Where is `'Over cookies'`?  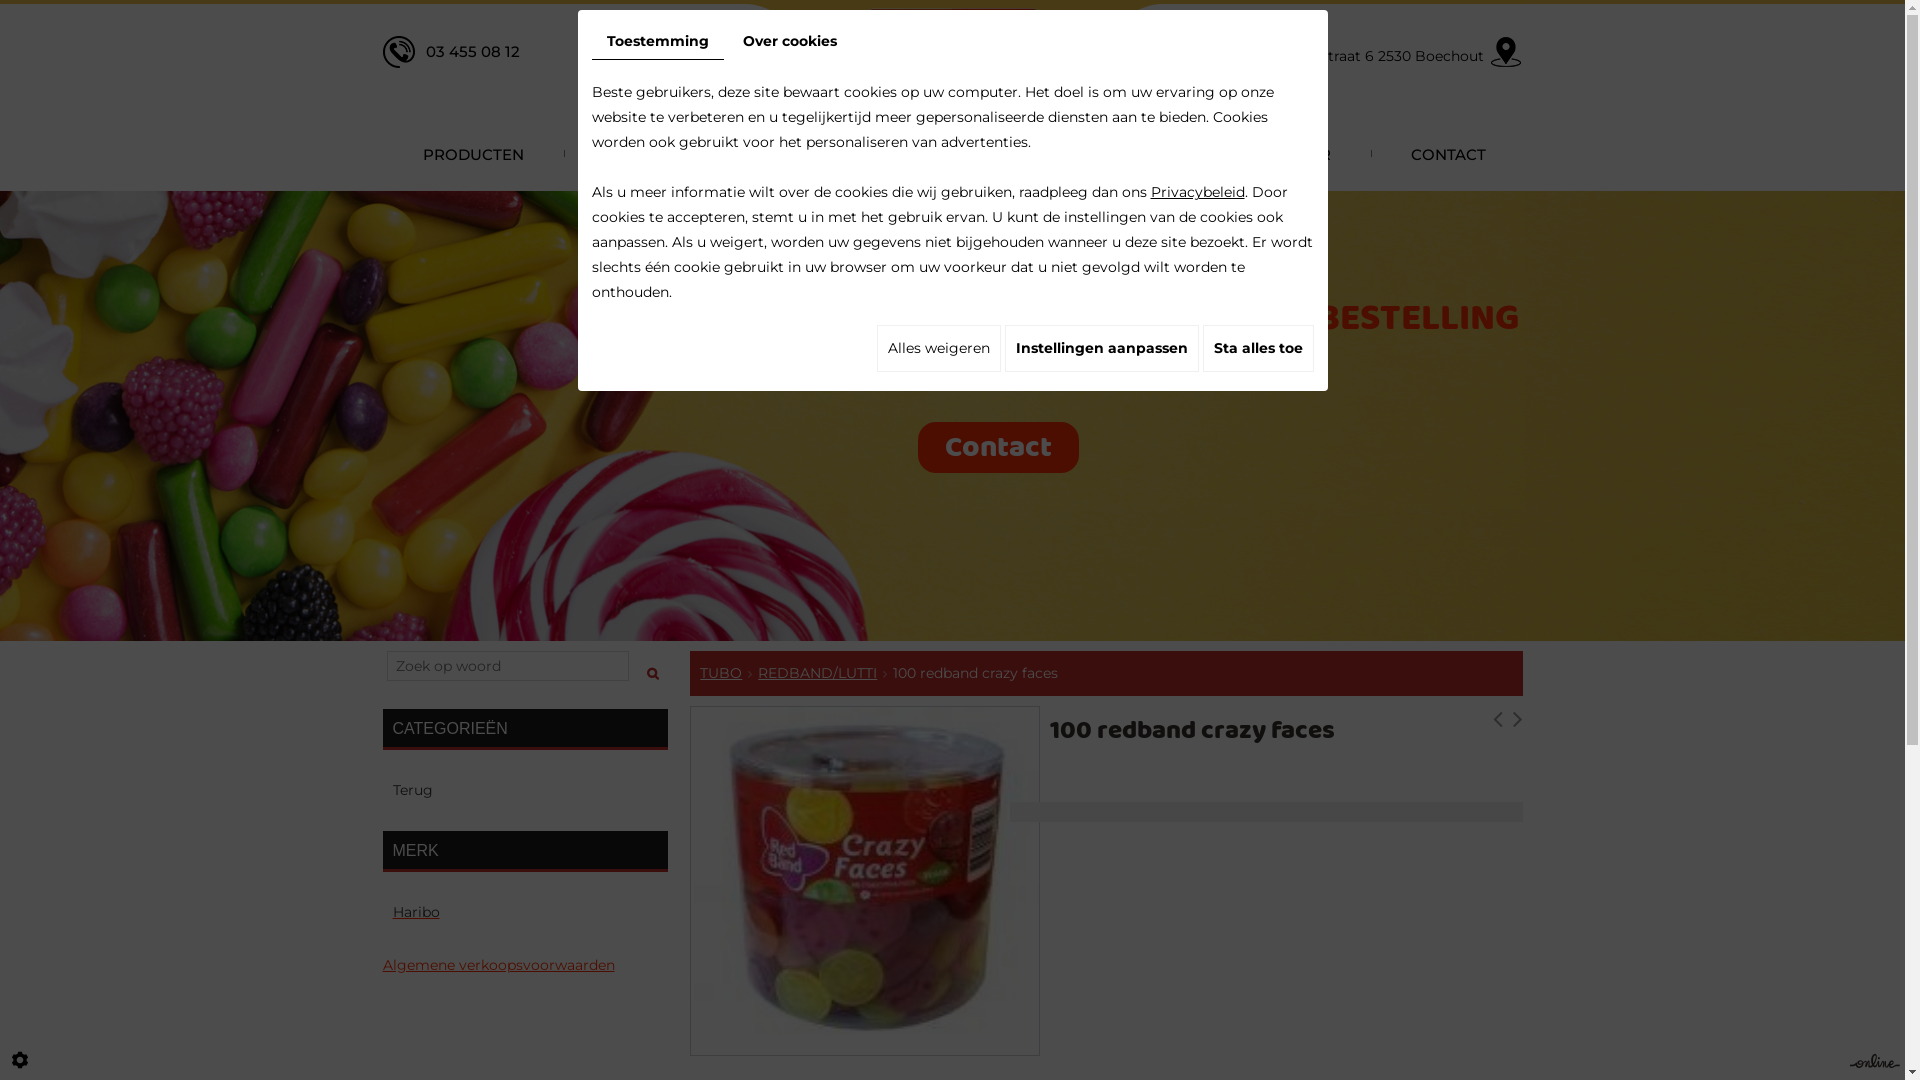
'Over cookies' is located at coordinates (789, 41).